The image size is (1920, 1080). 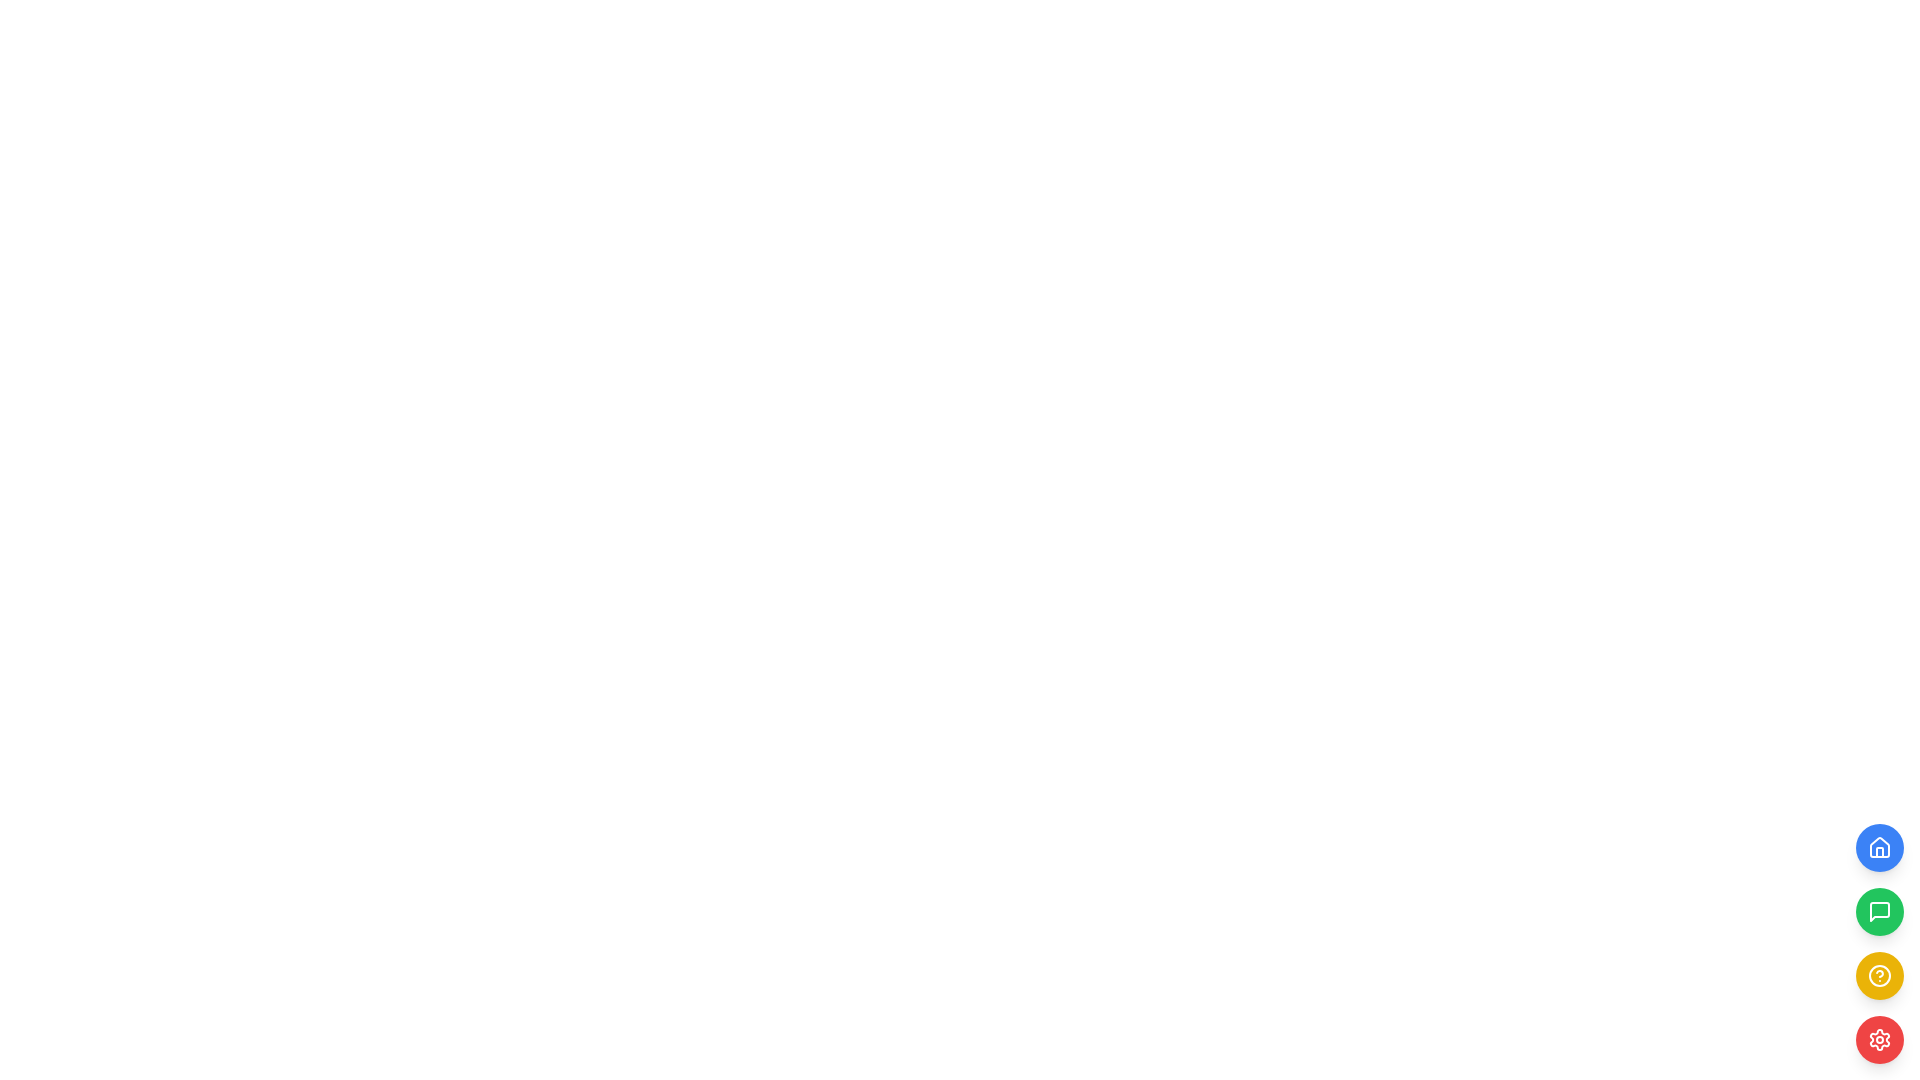 What do you see at coordinates (1879, 852) in the screenshot?
I see `the door element of the house icon in the right-side navigation menu` at bounding box center [1879, 852].